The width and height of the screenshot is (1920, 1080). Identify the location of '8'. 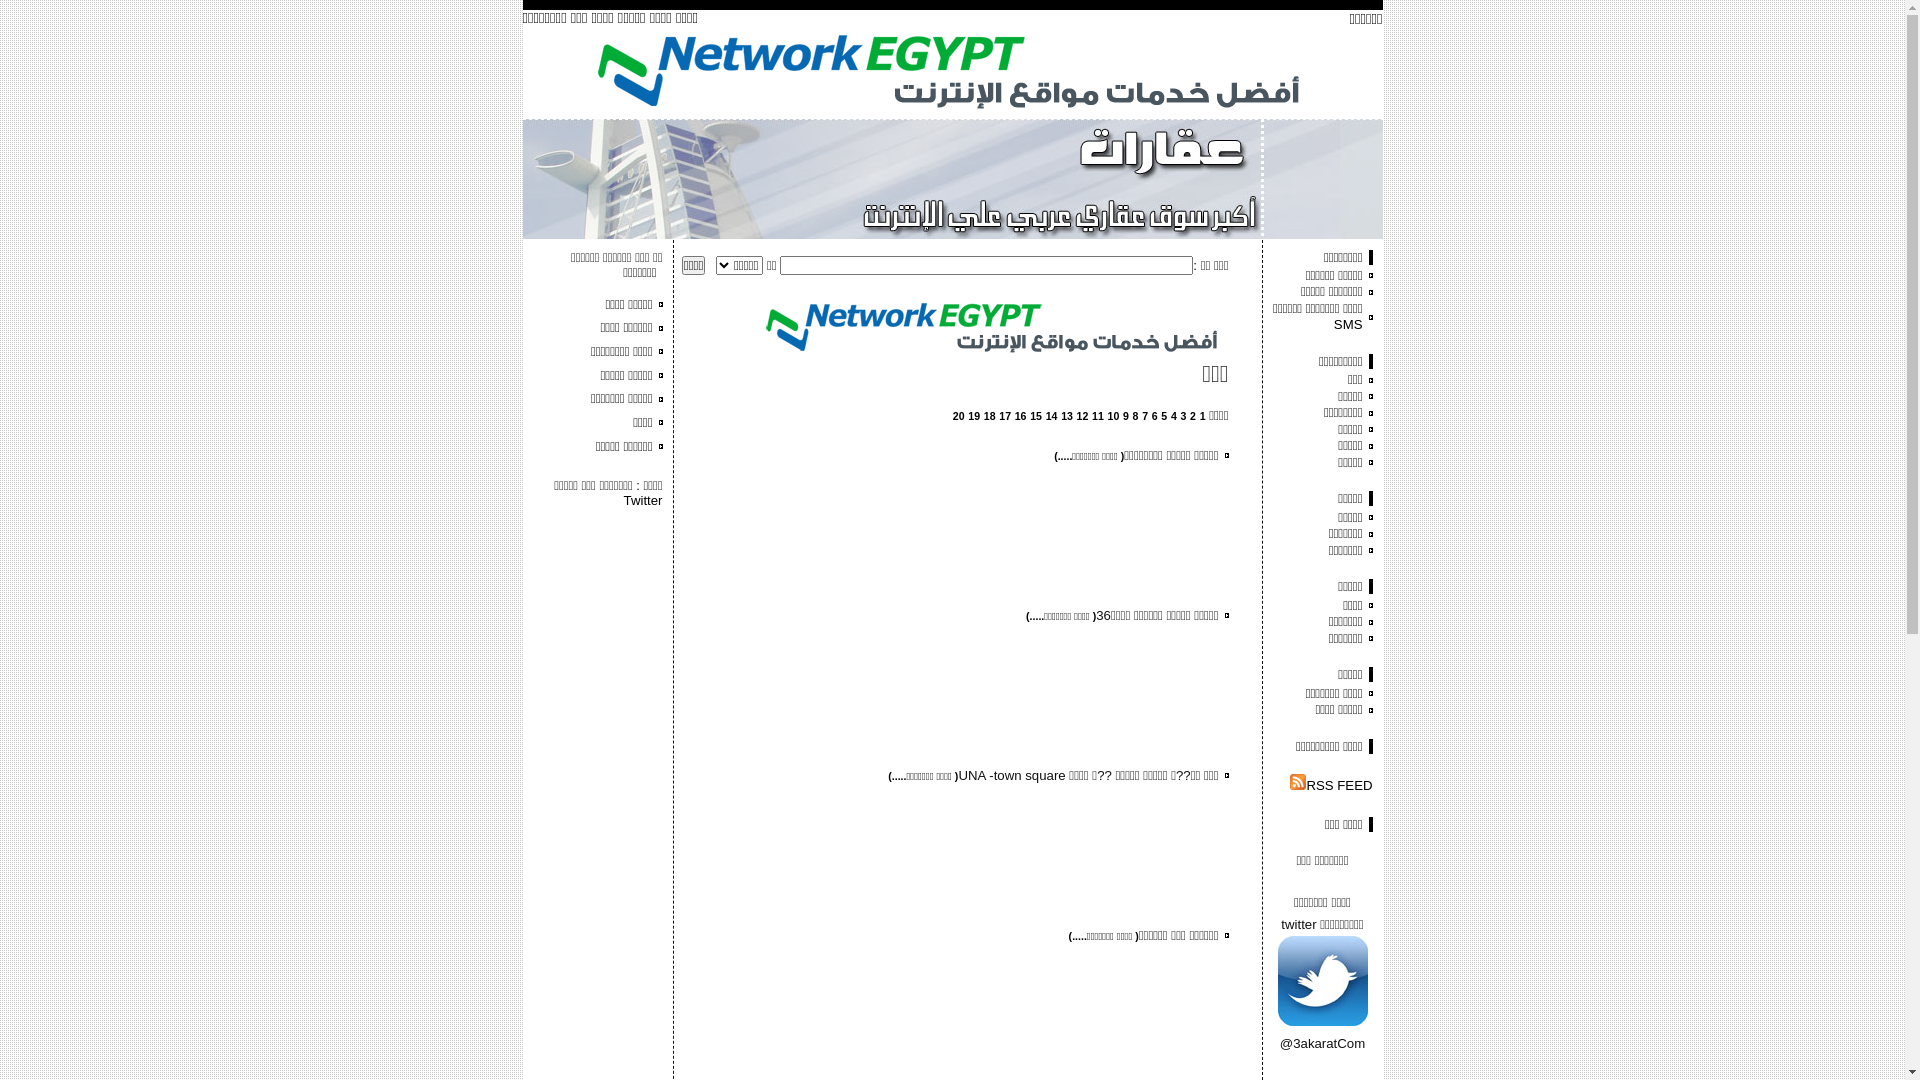
(1132, 415).